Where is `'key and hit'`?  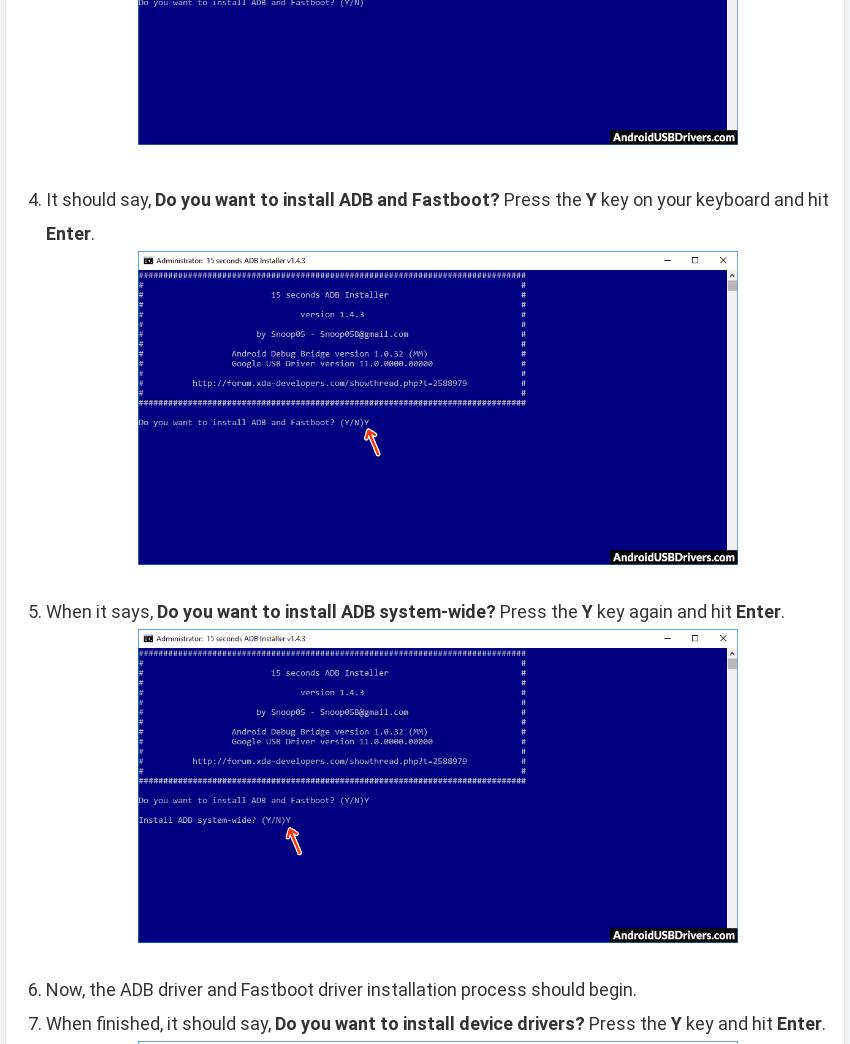 'key and hit' is located at coordinates (729, 1022).